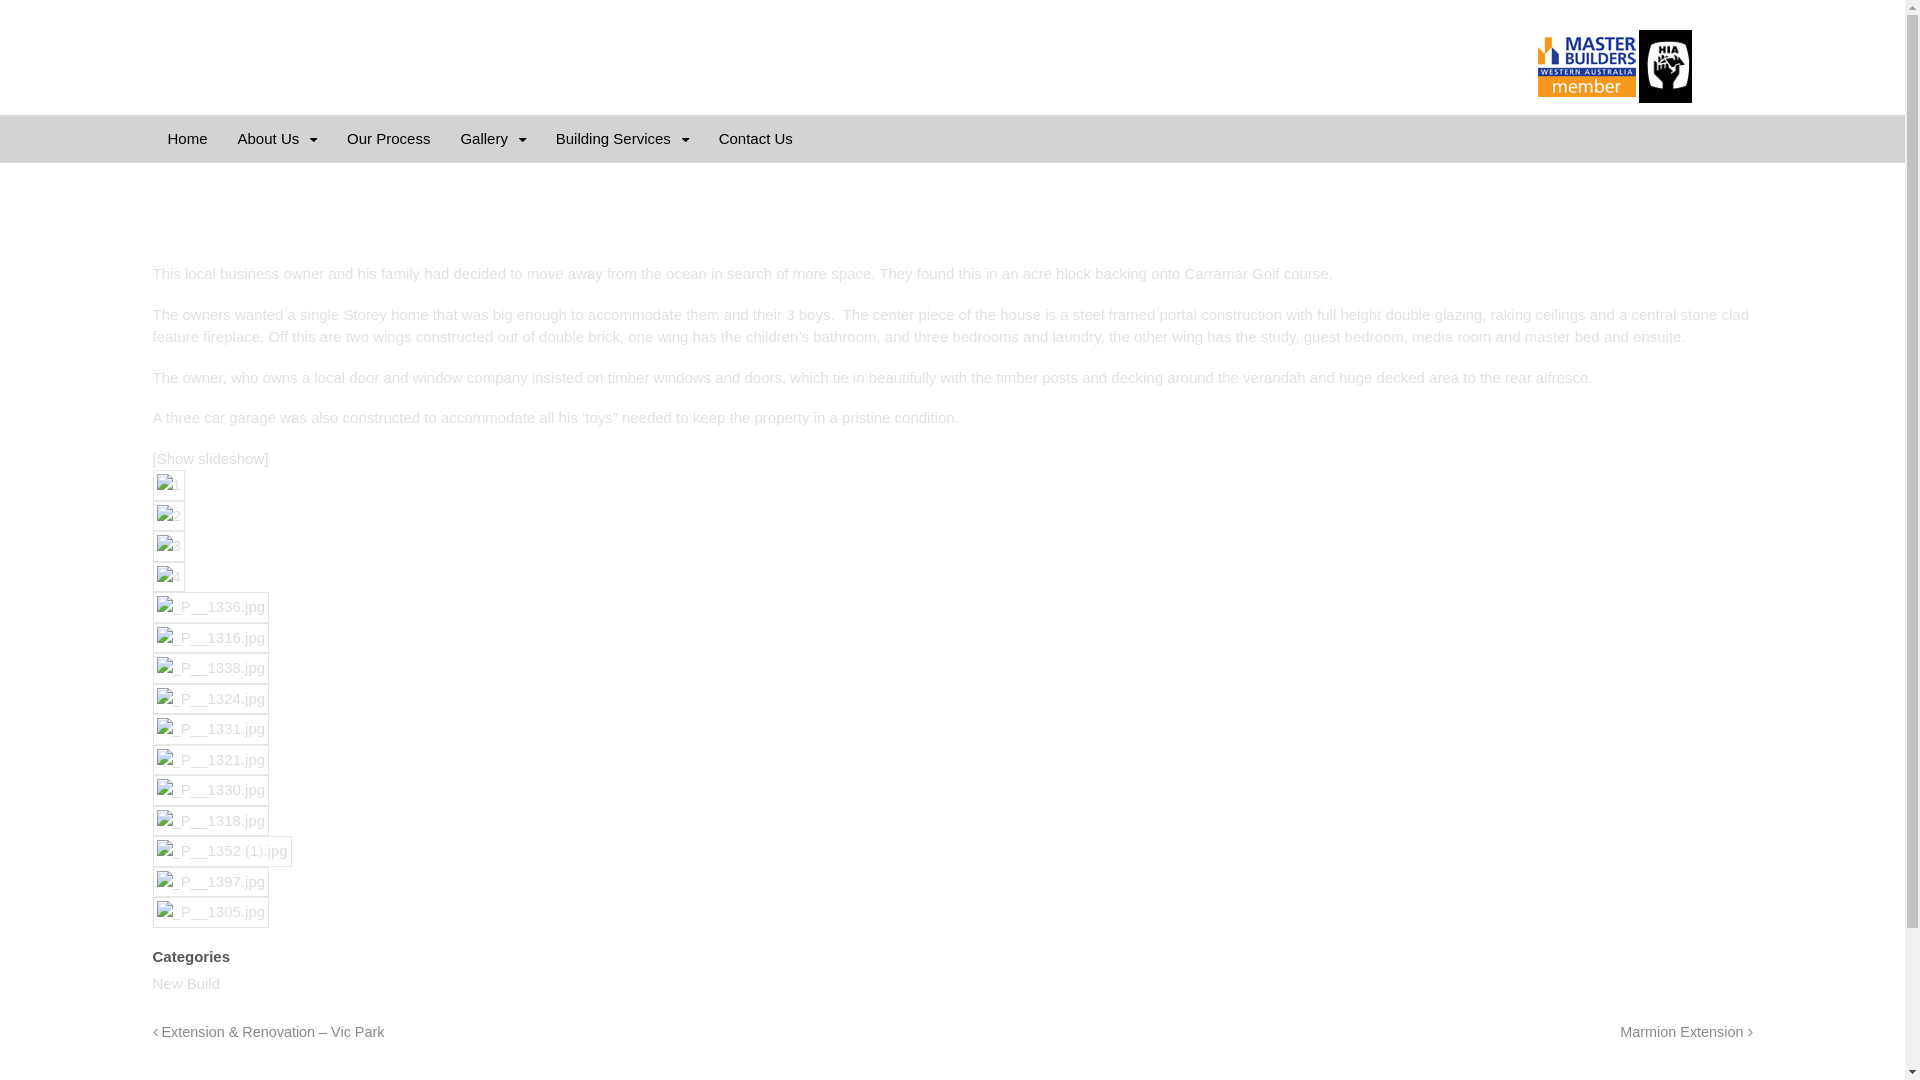 The image size is (1920, 1080). Describe the element at coordinates (210, 912) in the screenshot. I see `'_P__1305.jpg'` at that location.